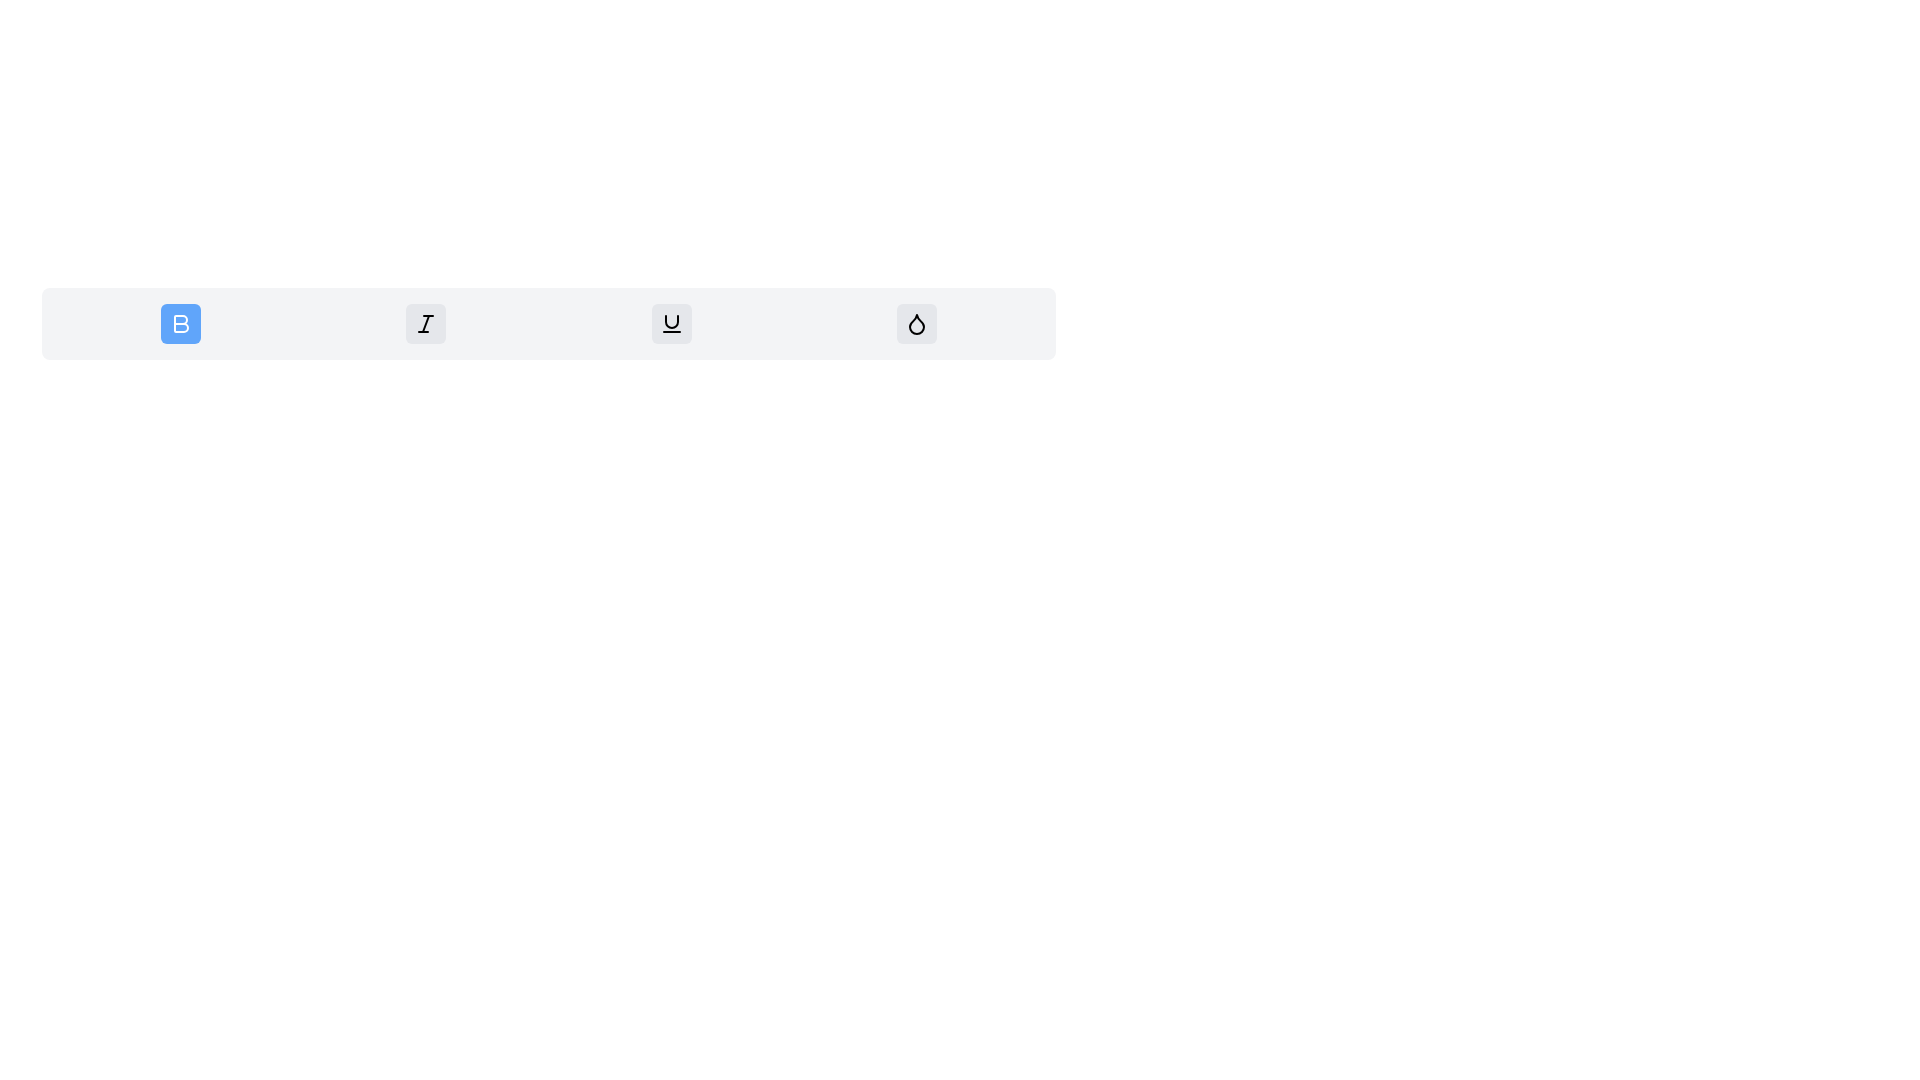  What do you see at coordinates (916, 323) in the screenshot?
I see `the droplet icon button, which is the fourth button from the left in a horizontal row at the top center of the interface` at bounding box center [916, 323].